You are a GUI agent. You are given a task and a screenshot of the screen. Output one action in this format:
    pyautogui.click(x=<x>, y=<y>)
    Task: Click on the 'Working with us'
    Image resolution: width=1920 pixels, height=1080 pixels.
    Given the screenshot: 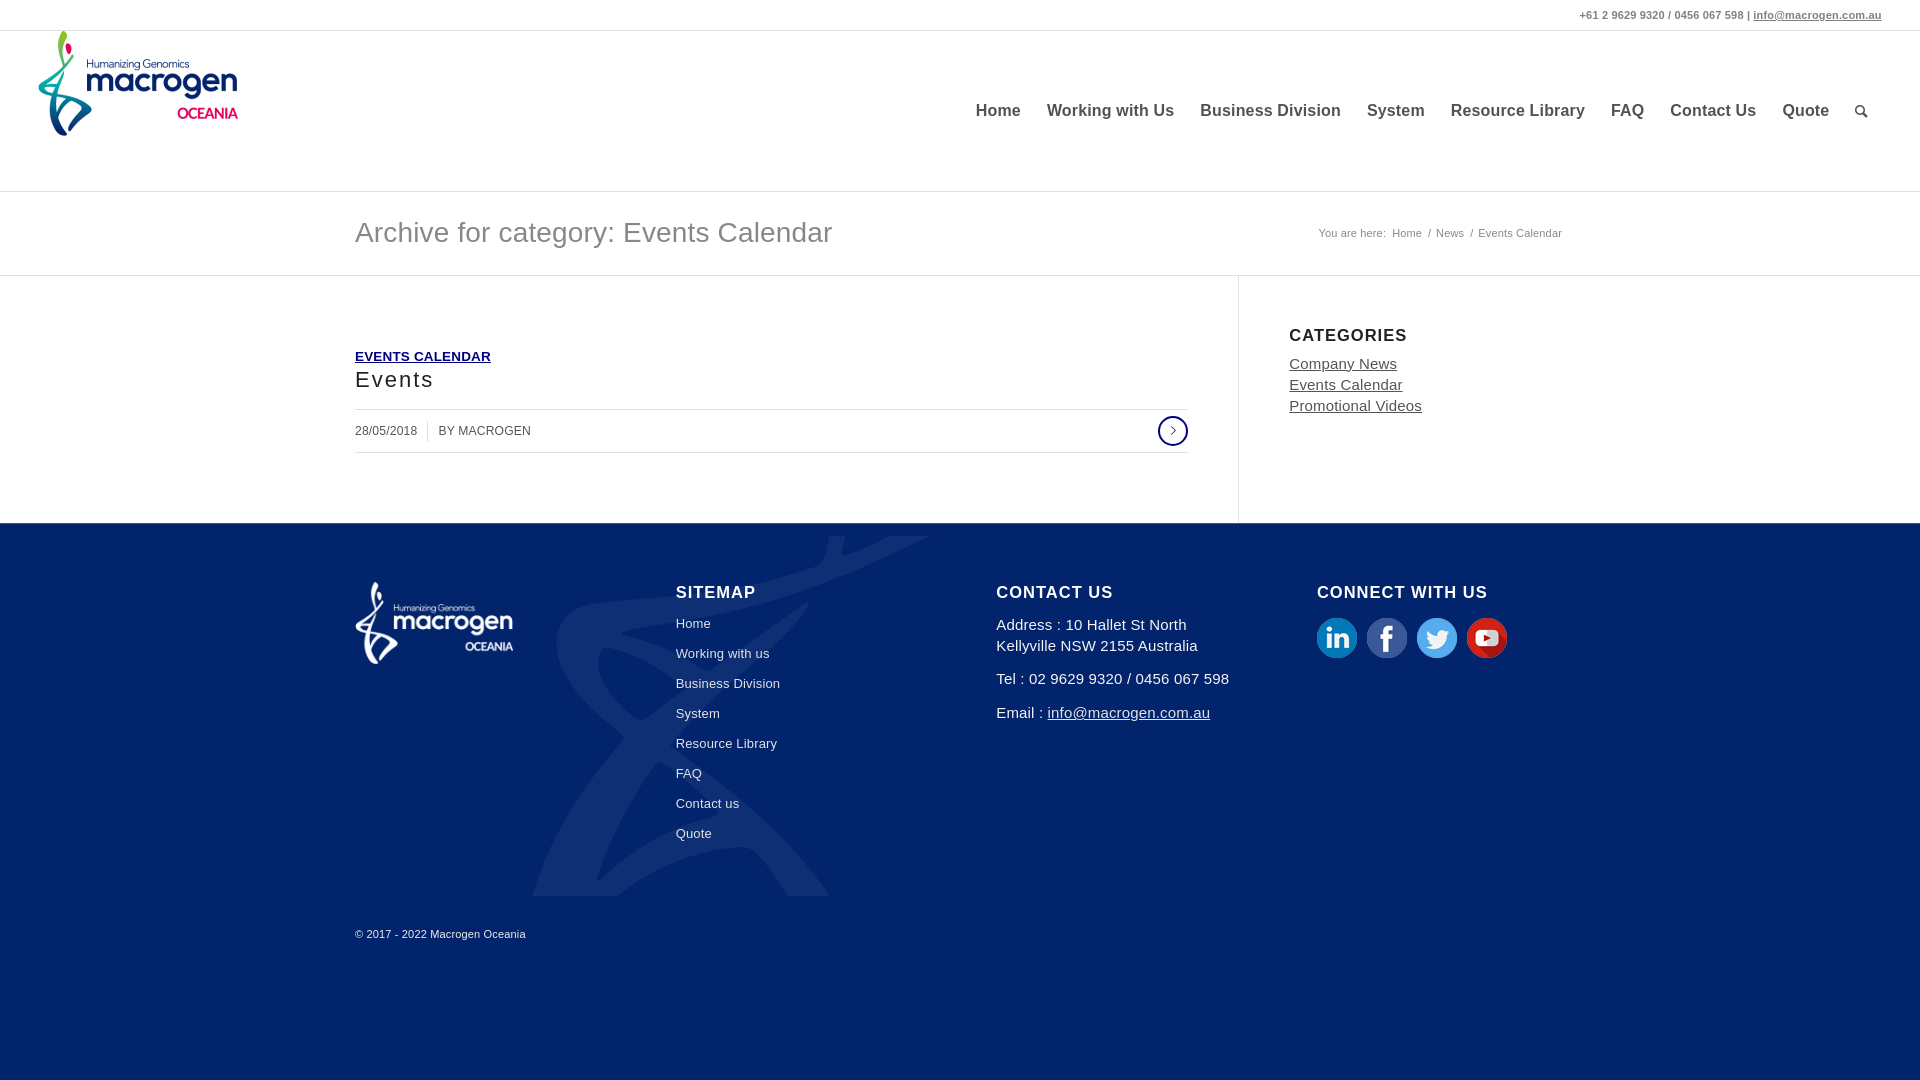 What is the action you would take?
    pyautogui.click(x=800, y=654)
    